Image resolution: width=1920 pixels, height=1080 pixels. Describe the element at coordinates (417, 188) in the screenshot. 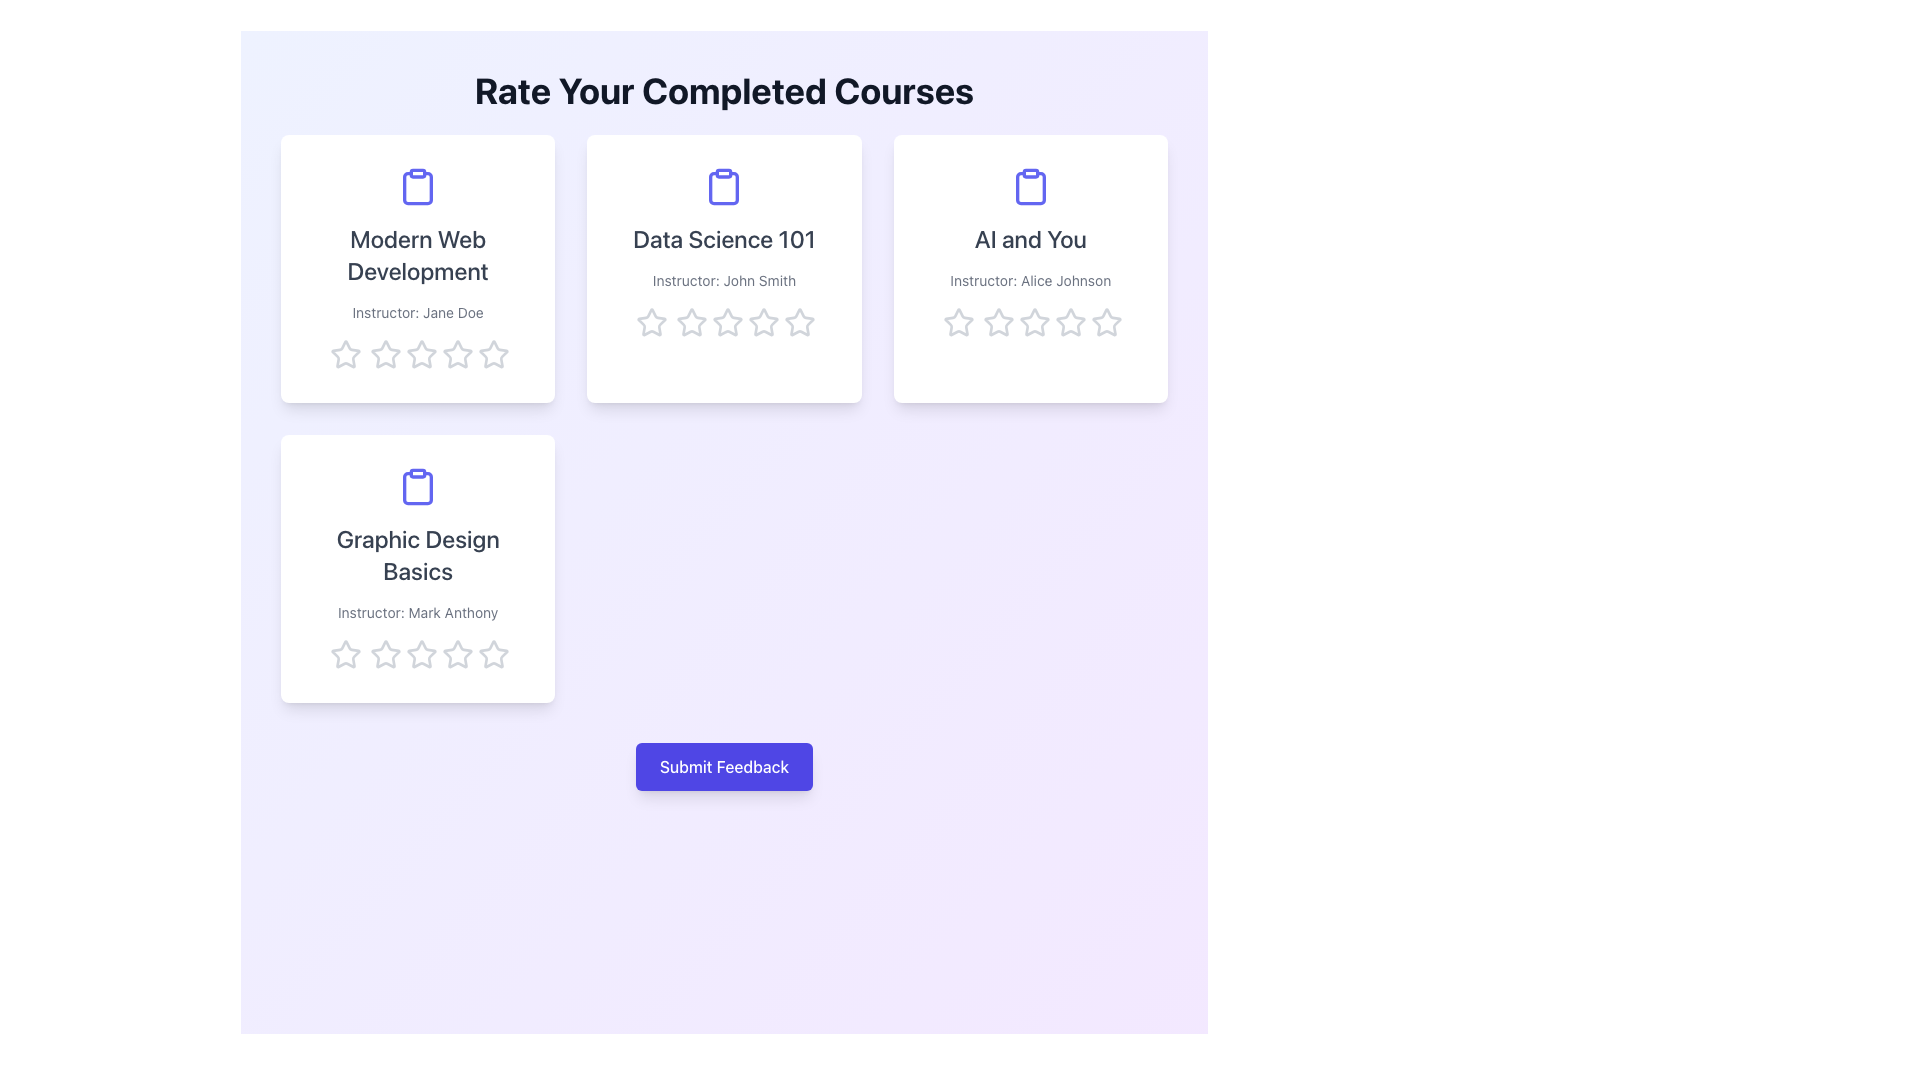

I see `the purple clipboard icon located above the title 'Modern Web Development' in the top-left card of the 2x2 grid` at that location.